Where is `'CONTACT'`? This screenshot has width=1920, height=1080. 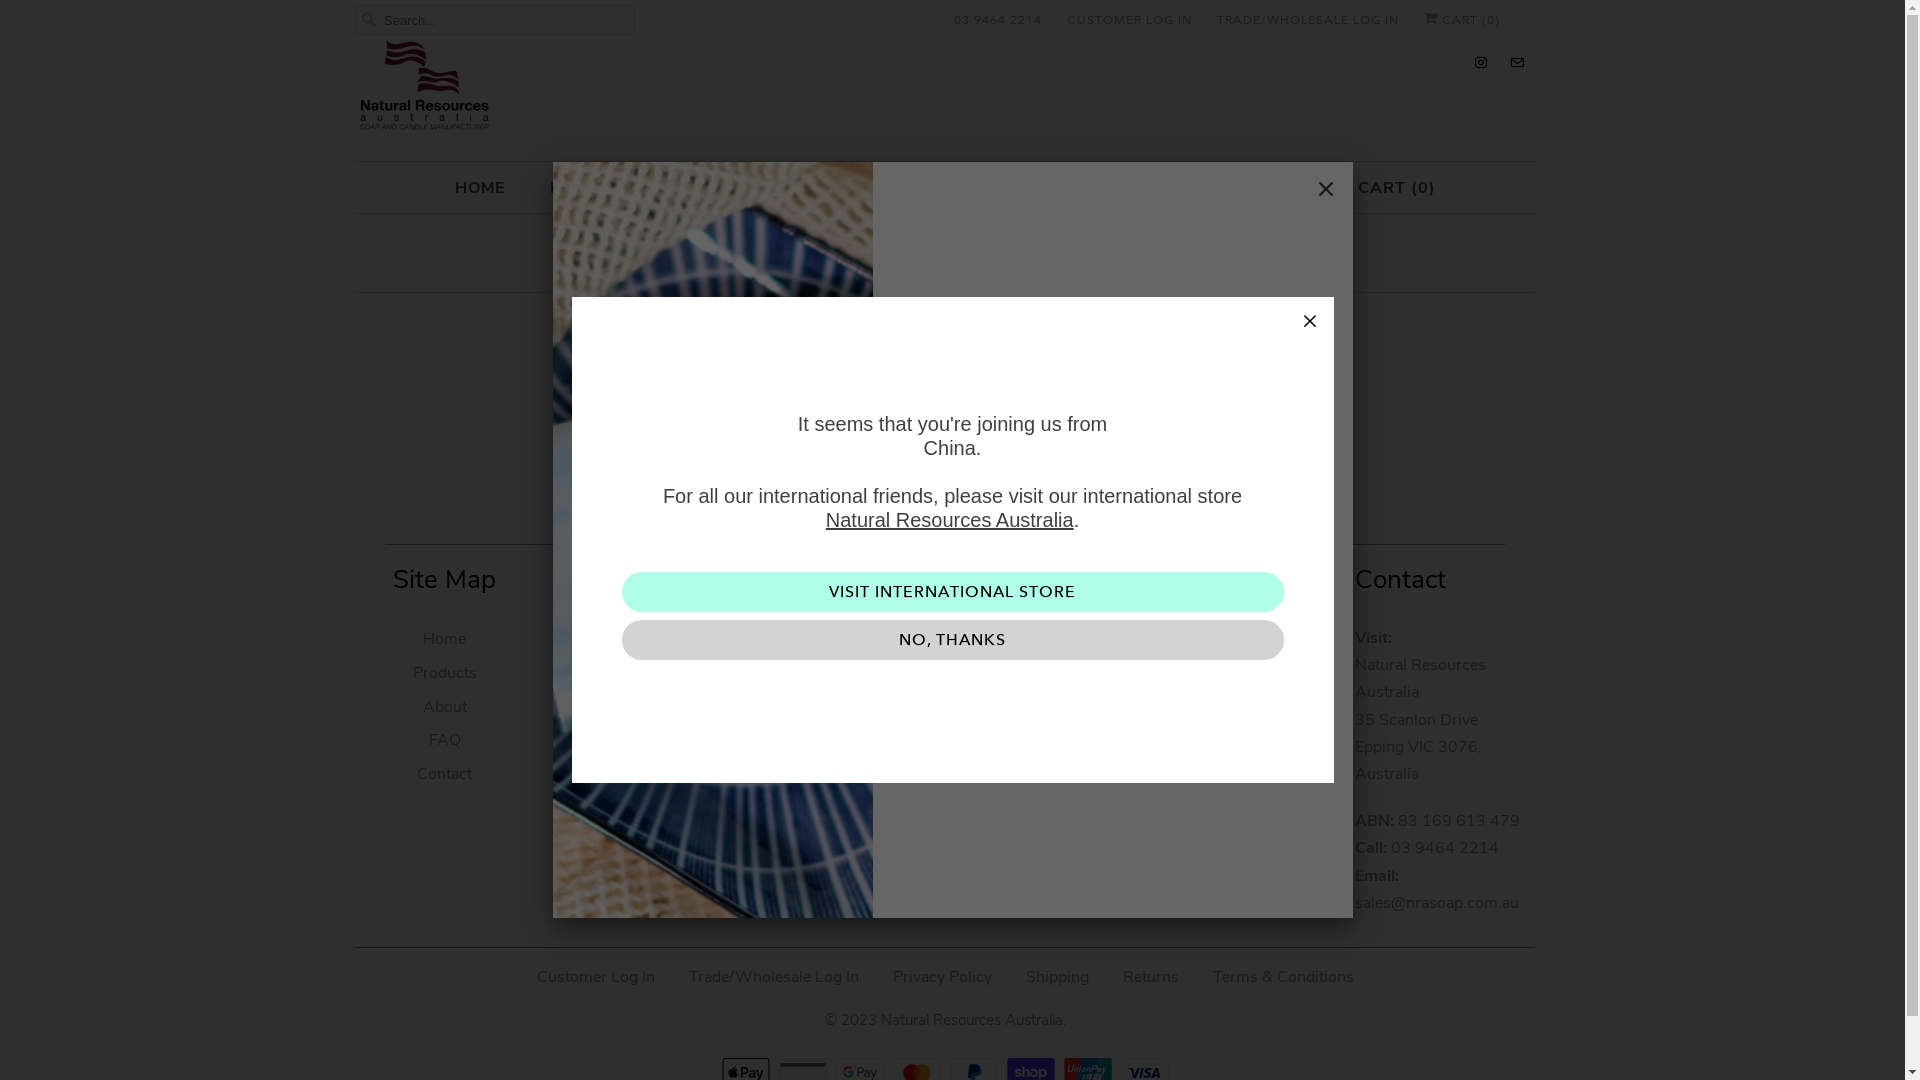
'CONTACT' is located at coordinates (1251, 188).